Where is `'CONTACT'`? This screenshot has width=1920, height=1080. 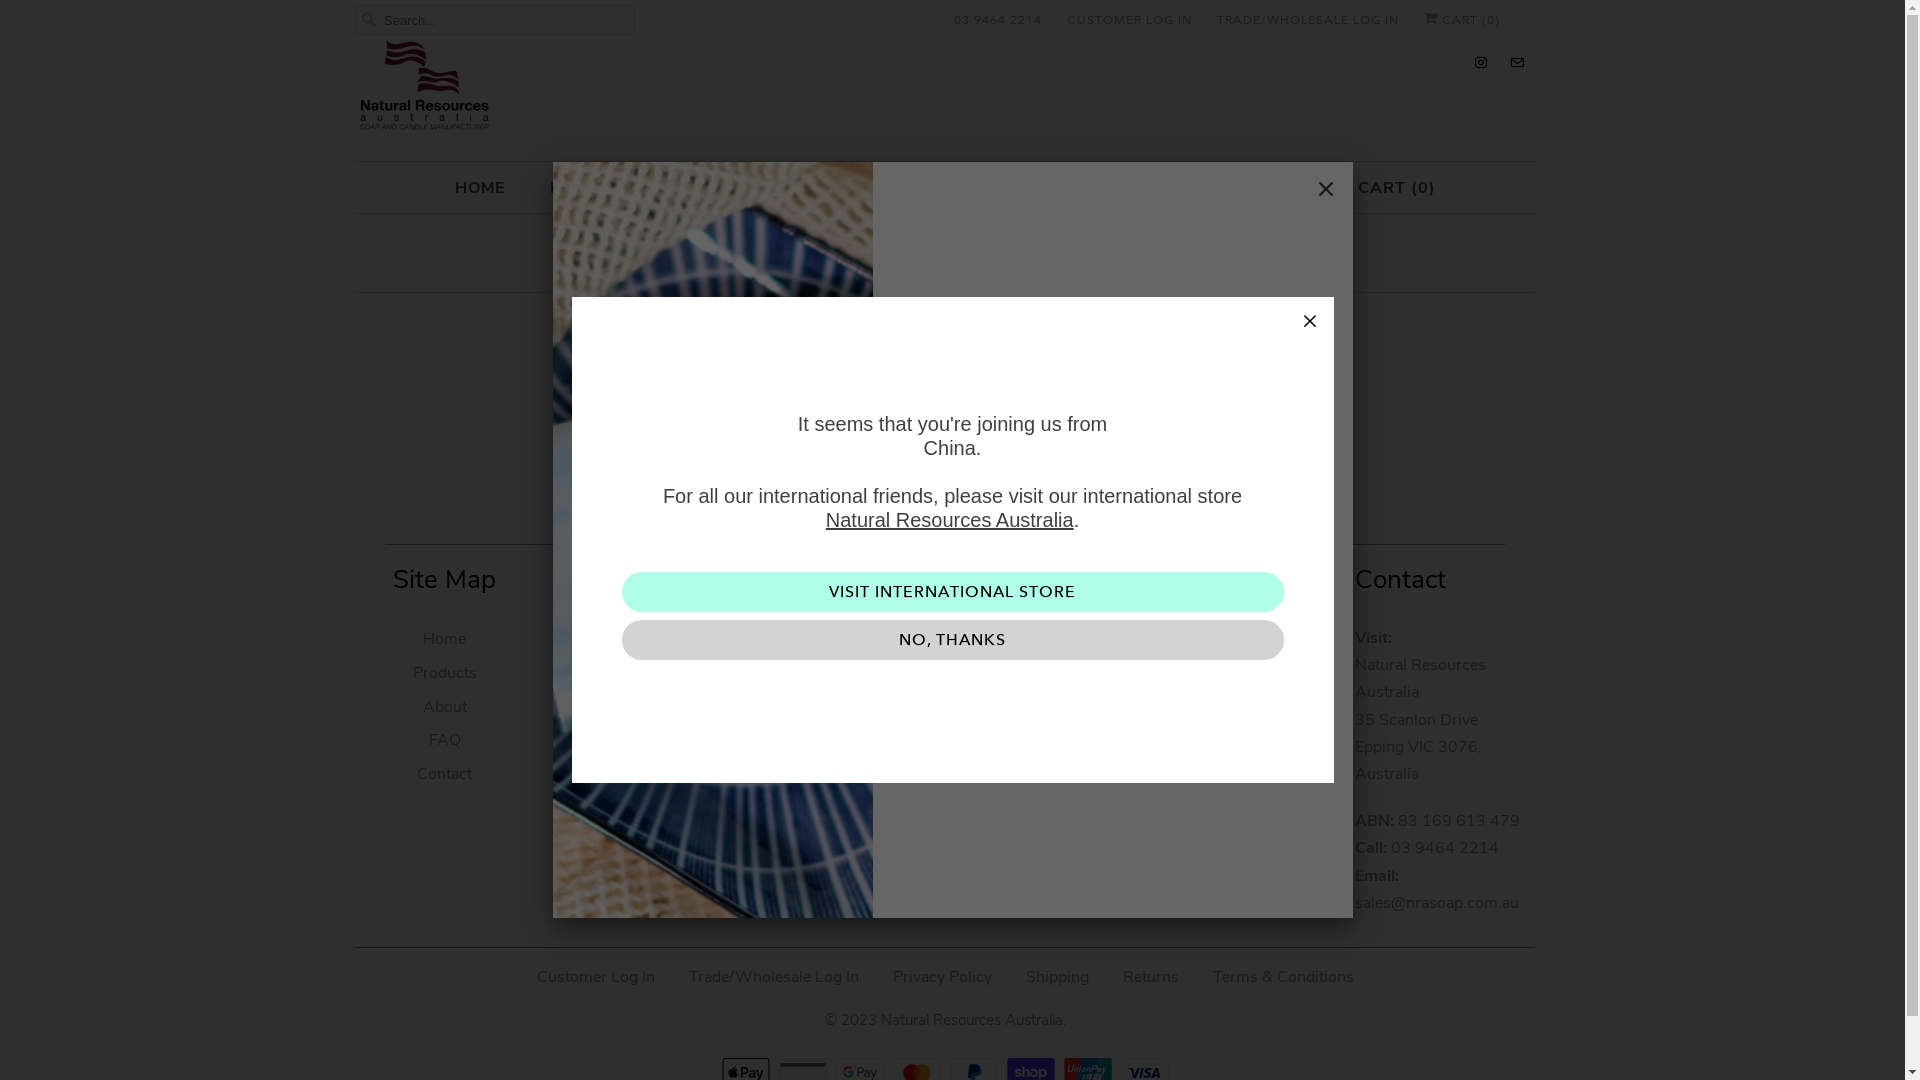
'CONTACT' is located at coordinates (1251, 188).